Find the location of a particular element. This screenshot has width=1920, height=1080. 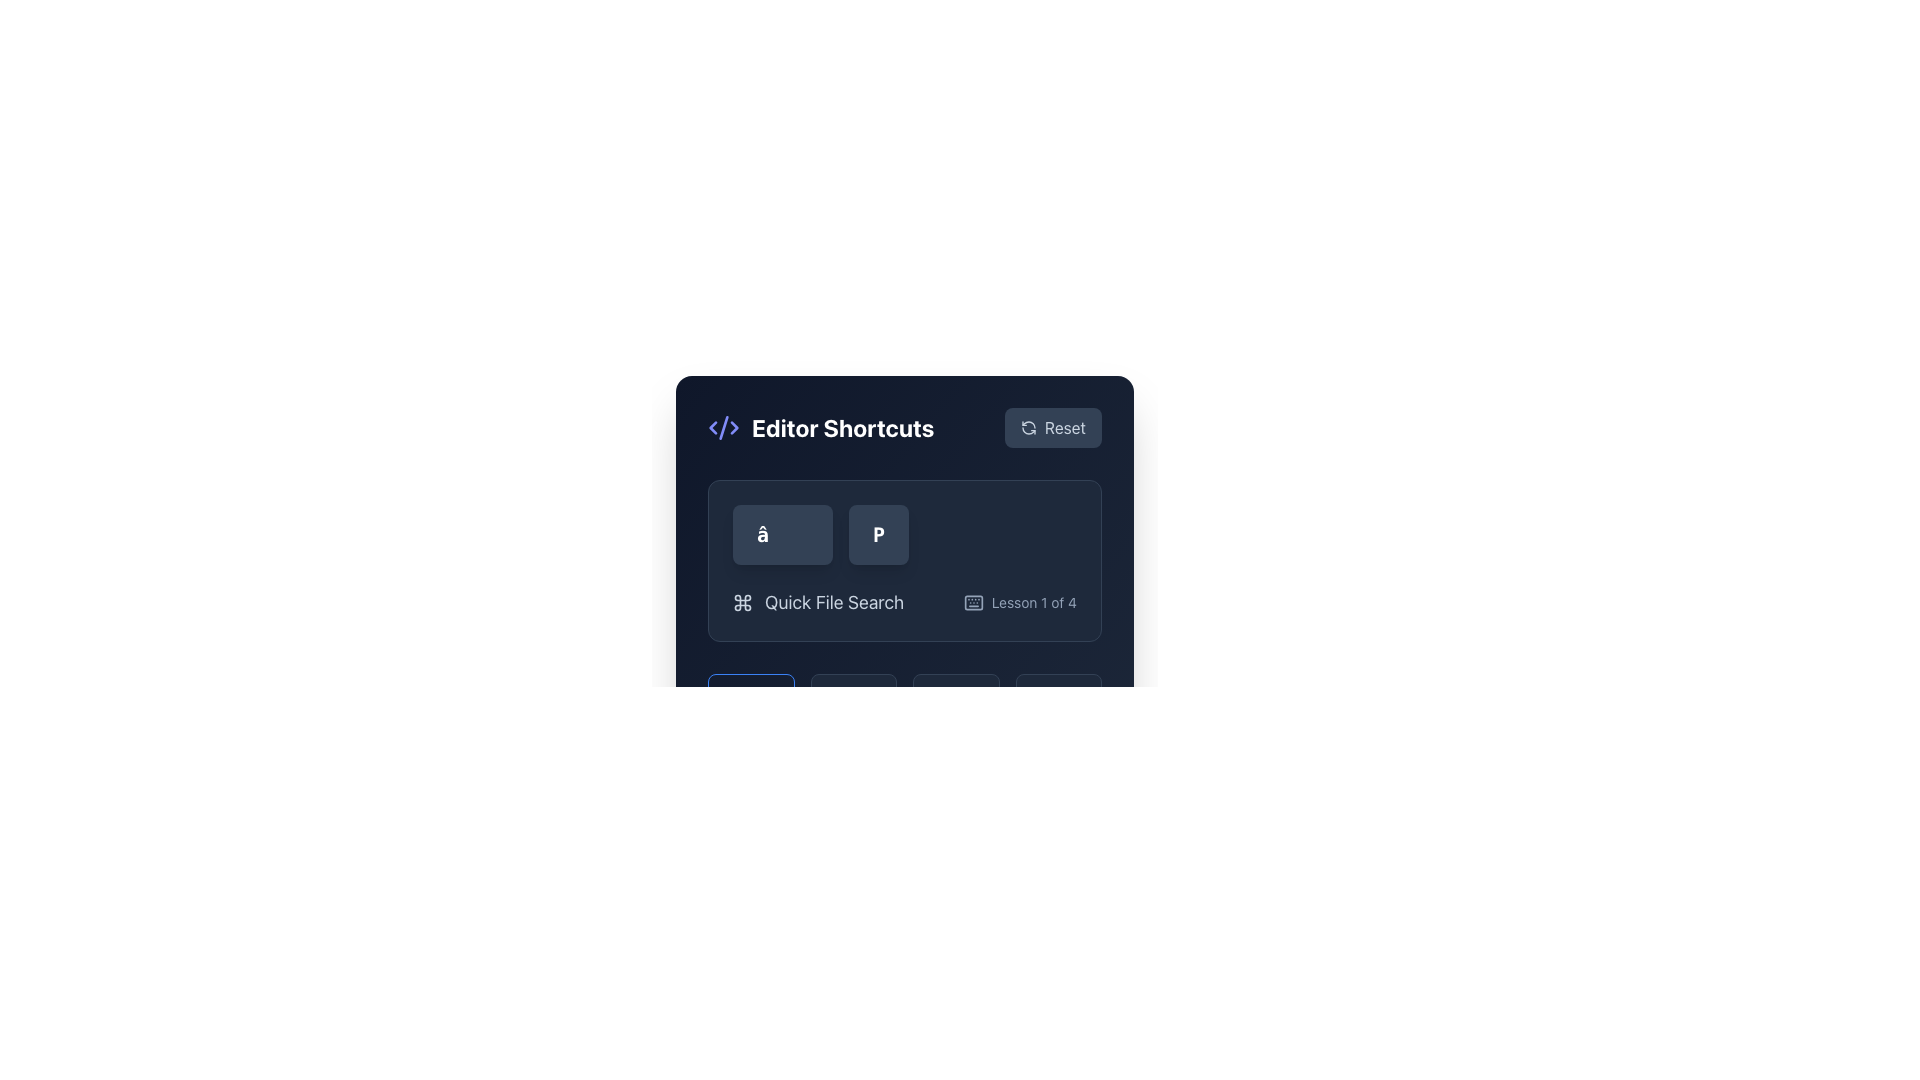

the rectangular background element that serves as the visual component for the keyboard group within the UI is located at coordinates (973, 601).